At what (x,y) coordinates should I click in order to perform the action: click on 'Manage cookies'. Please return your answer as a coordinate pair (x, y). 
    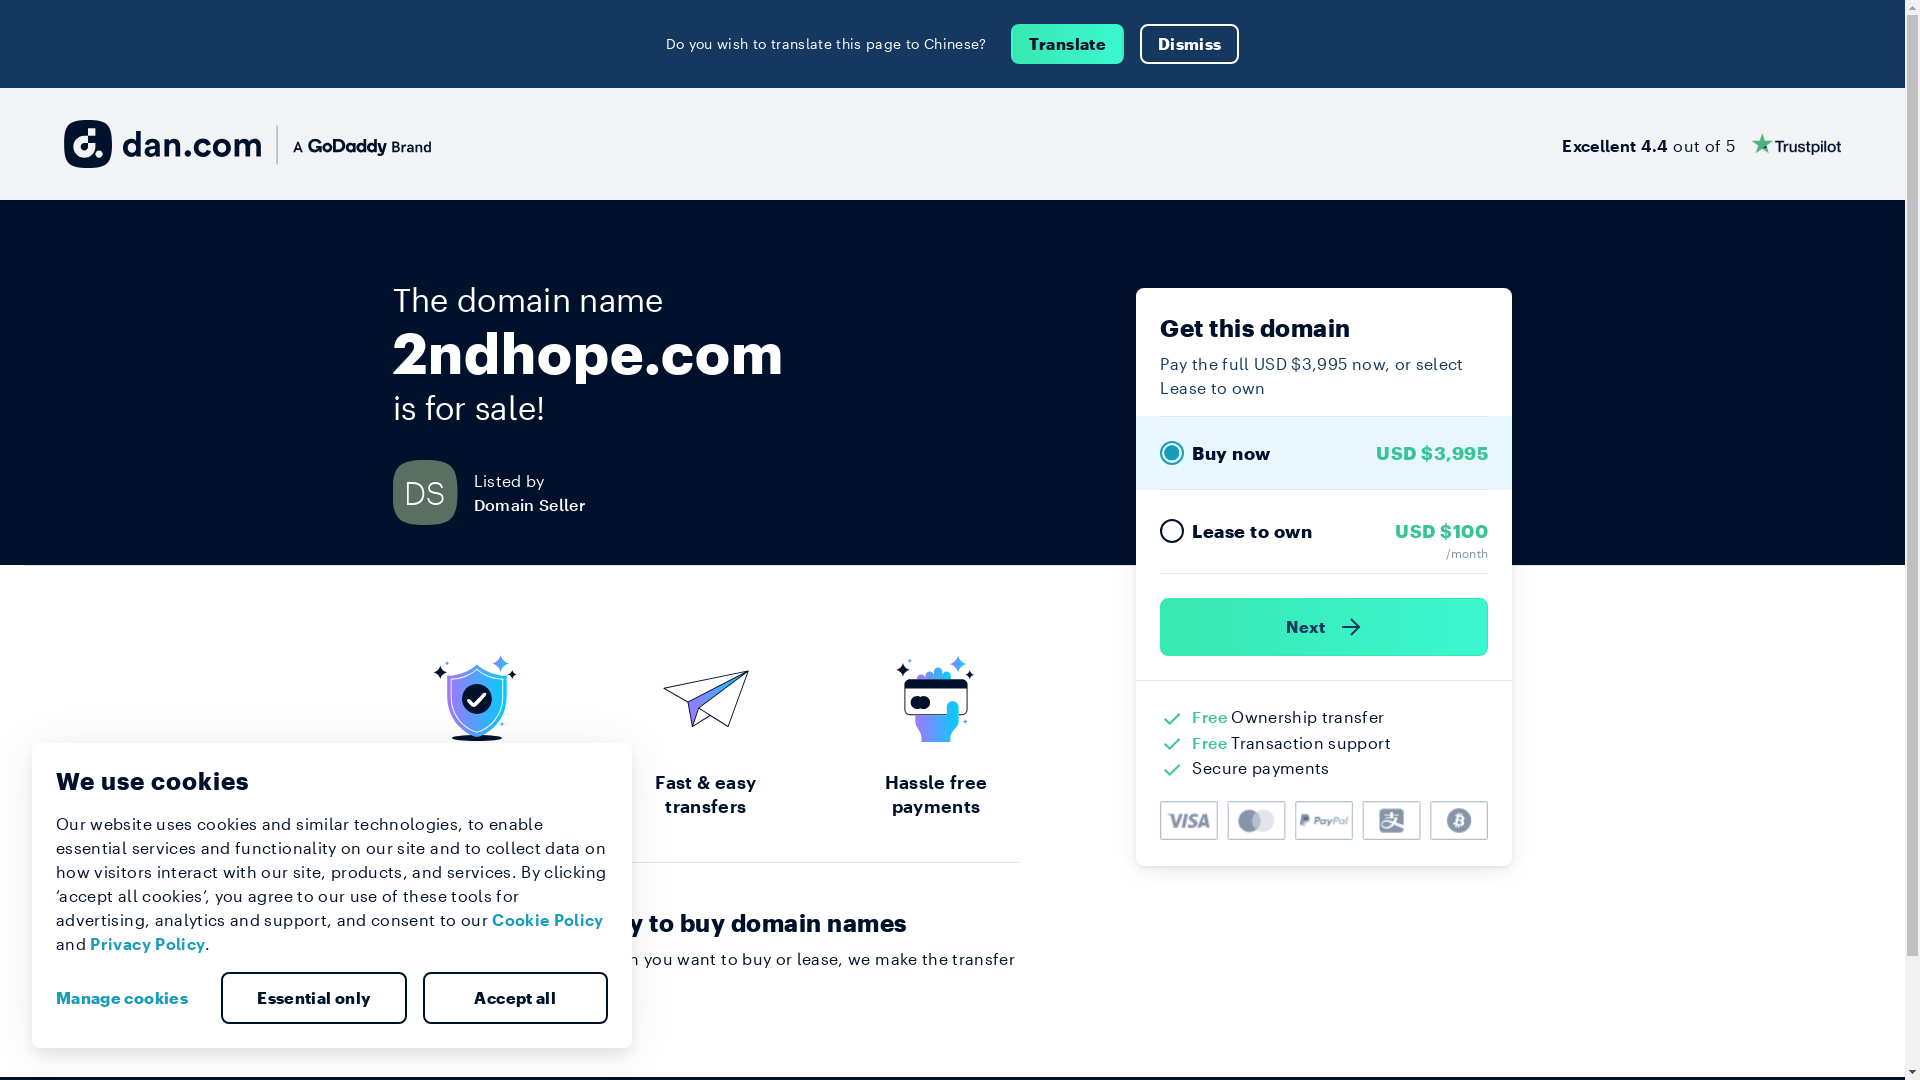
    Looking at the image, I should click on (128, 998).